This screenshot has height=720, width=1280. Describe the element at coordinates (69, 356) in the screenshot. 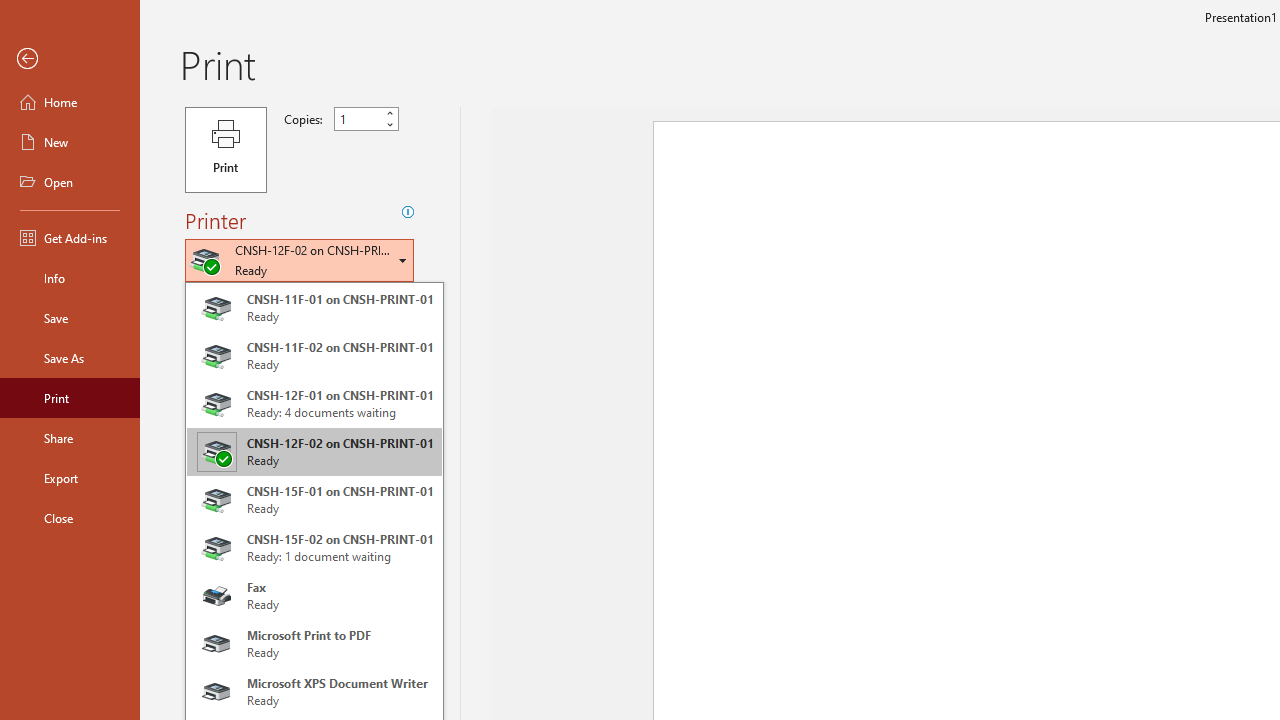

I see `'Save As'` at that location.